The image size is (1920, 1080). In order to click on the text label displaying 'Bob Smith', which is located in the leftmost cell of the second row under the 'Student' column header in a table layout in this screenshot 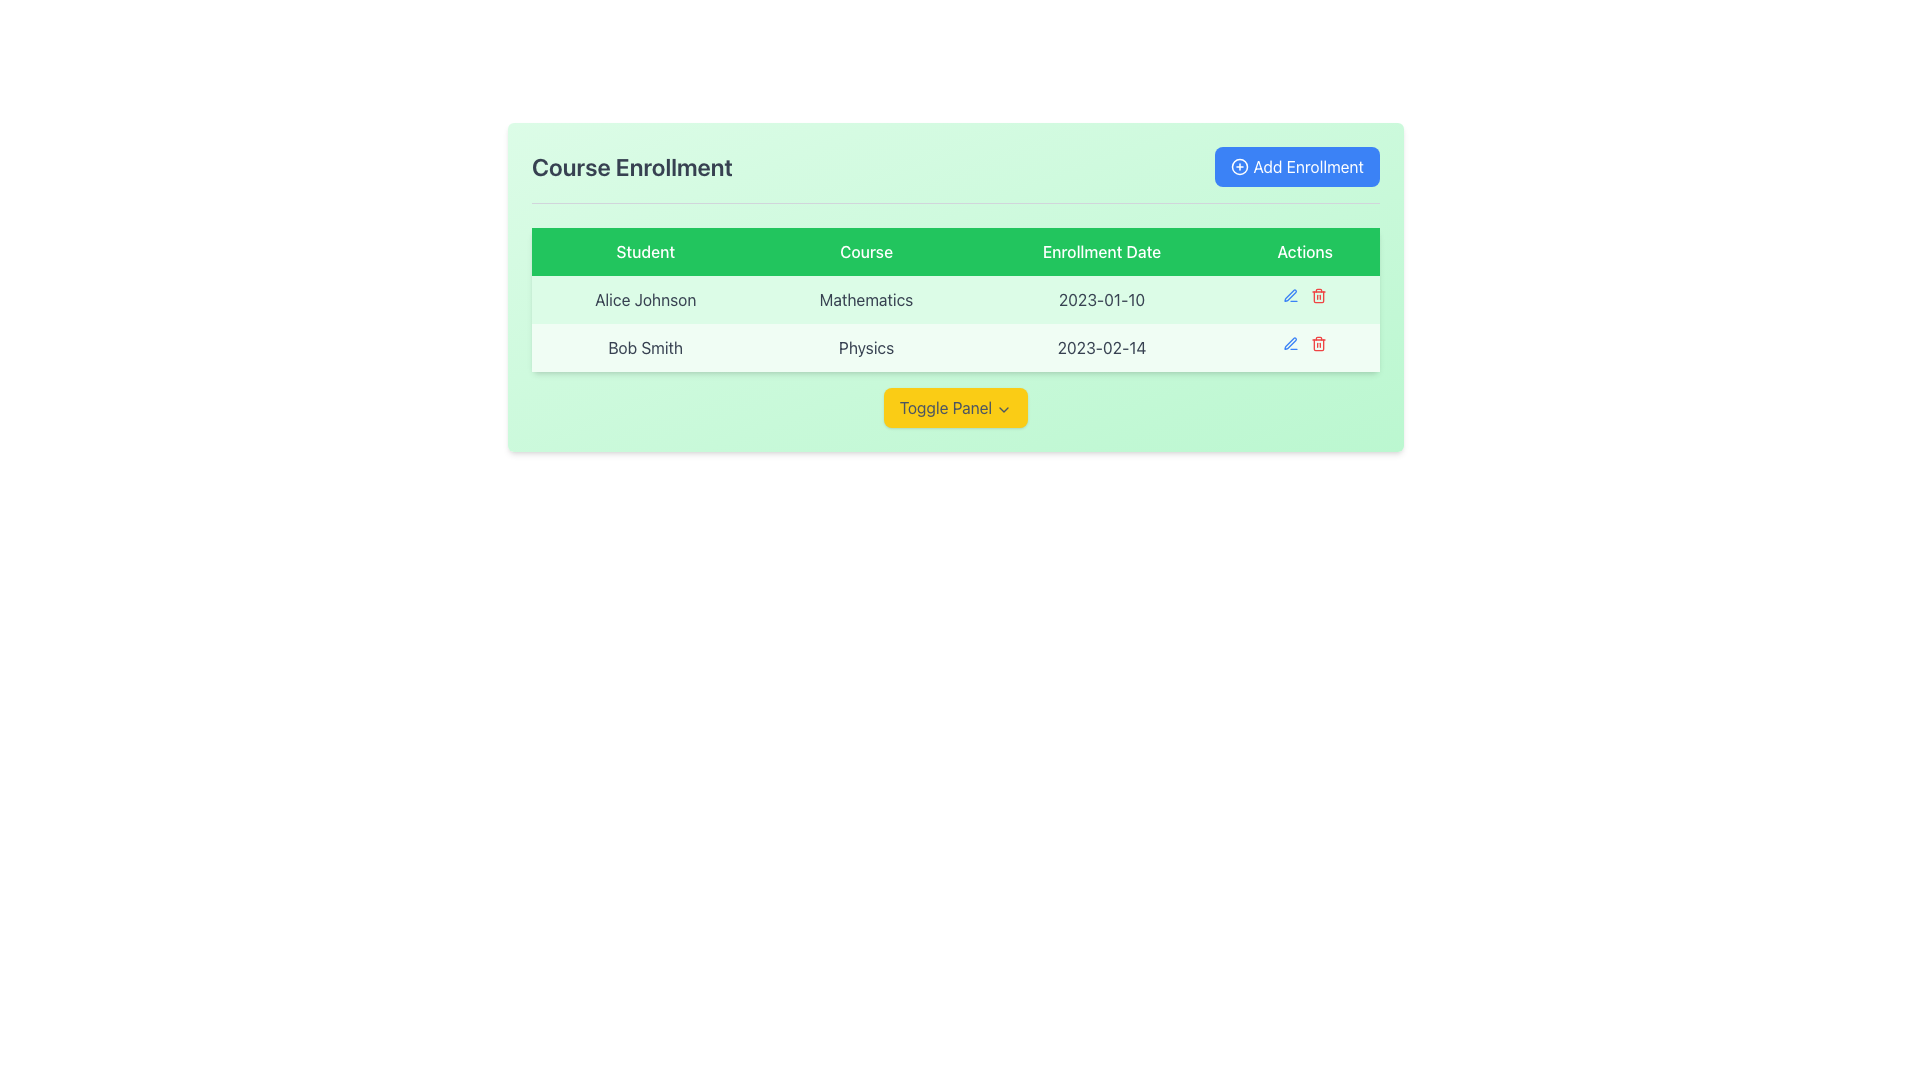, I will do `click(645, 346)`.